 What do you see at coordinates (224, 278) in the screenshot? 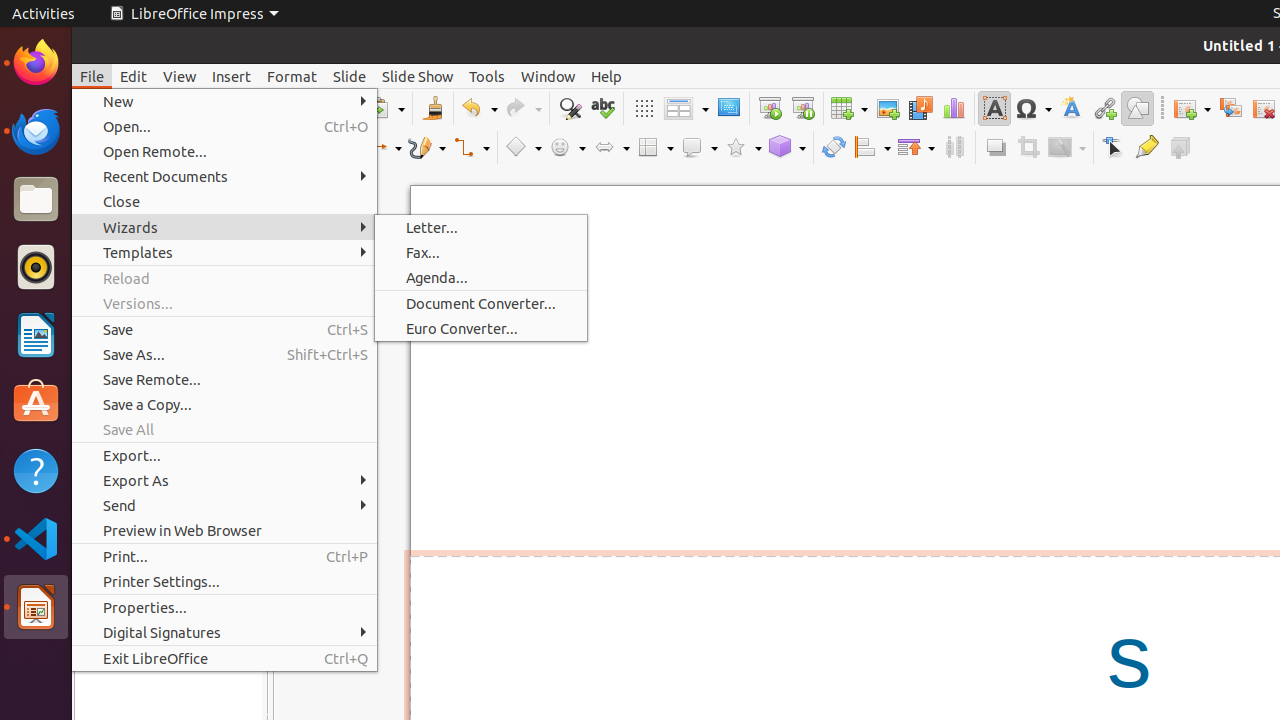
I see `'Reload'` at bounding box center [224, 278].